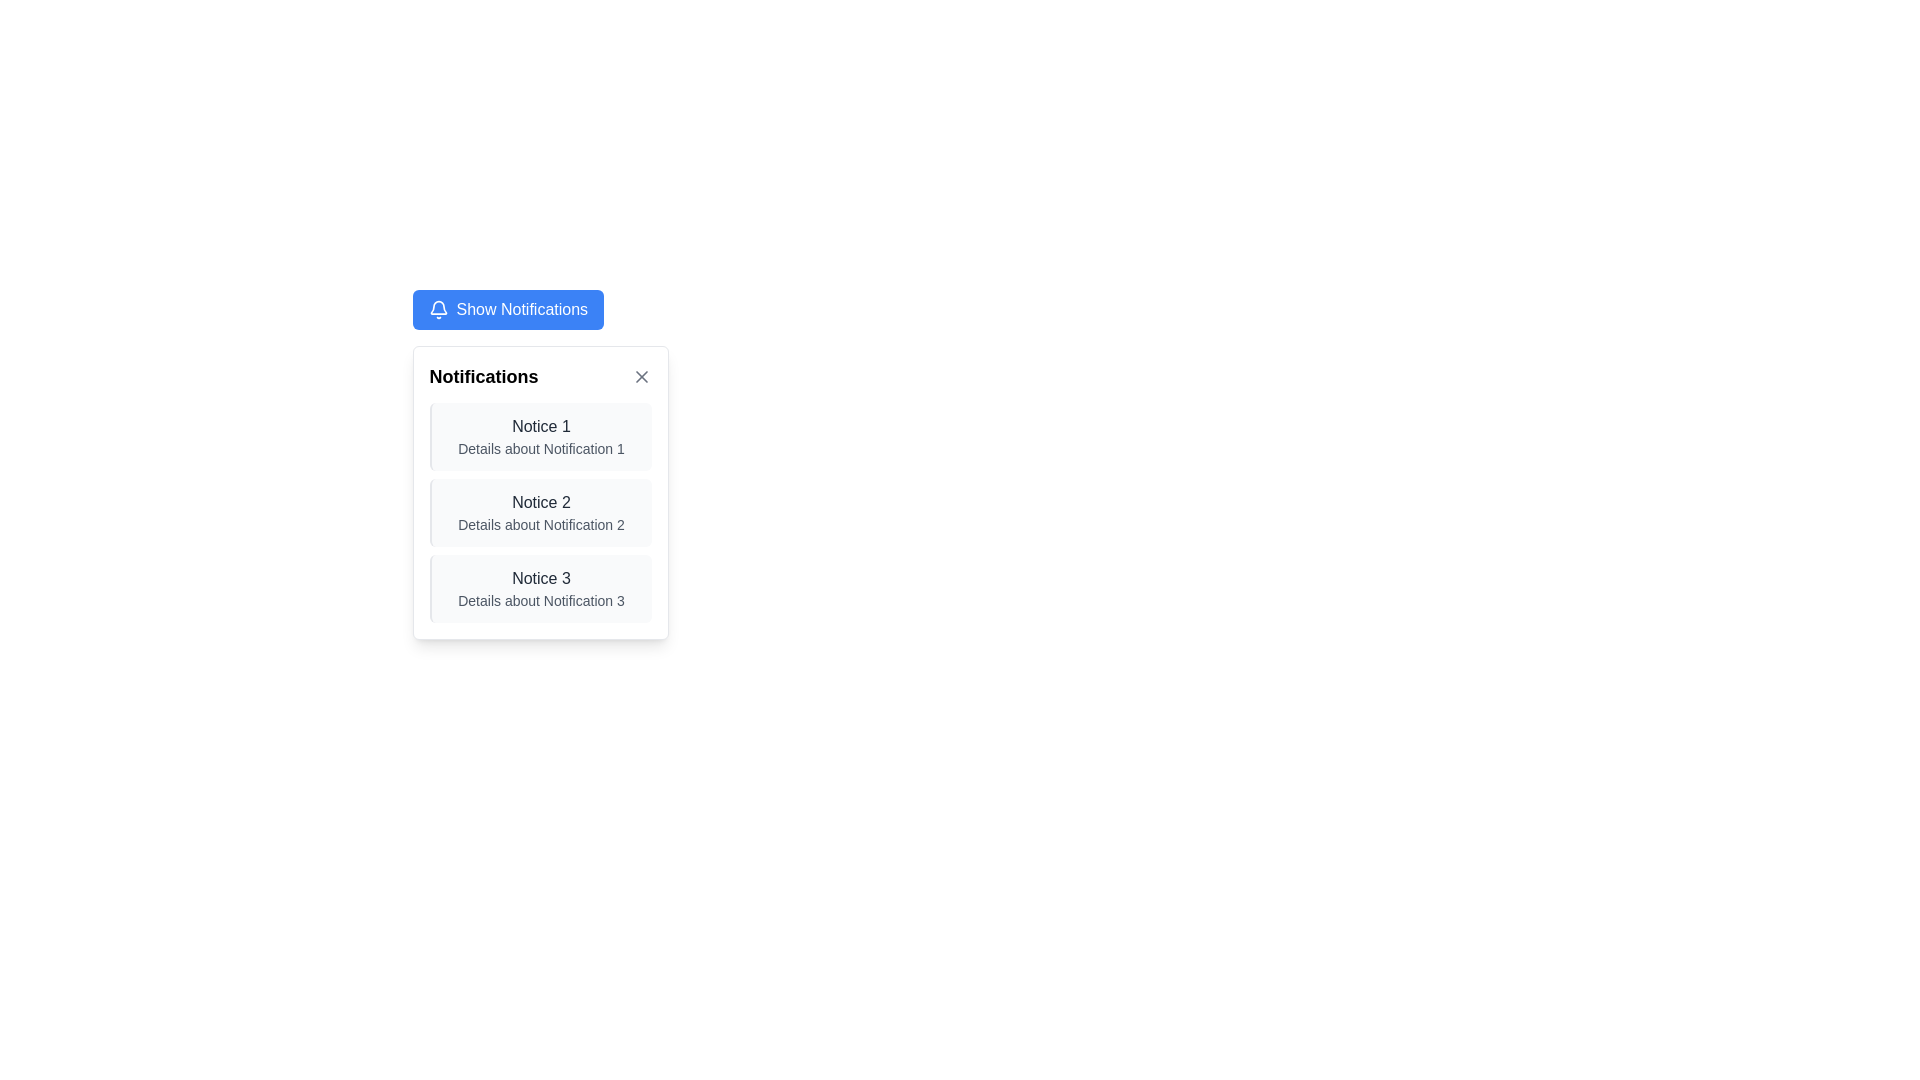 The image size is (1920, 1080). Describe the element at coordinates (641, 377) in the screenshot. I see `the diagonal cross ('X') symbol button located in the top-right corner of the notification window` at that location.